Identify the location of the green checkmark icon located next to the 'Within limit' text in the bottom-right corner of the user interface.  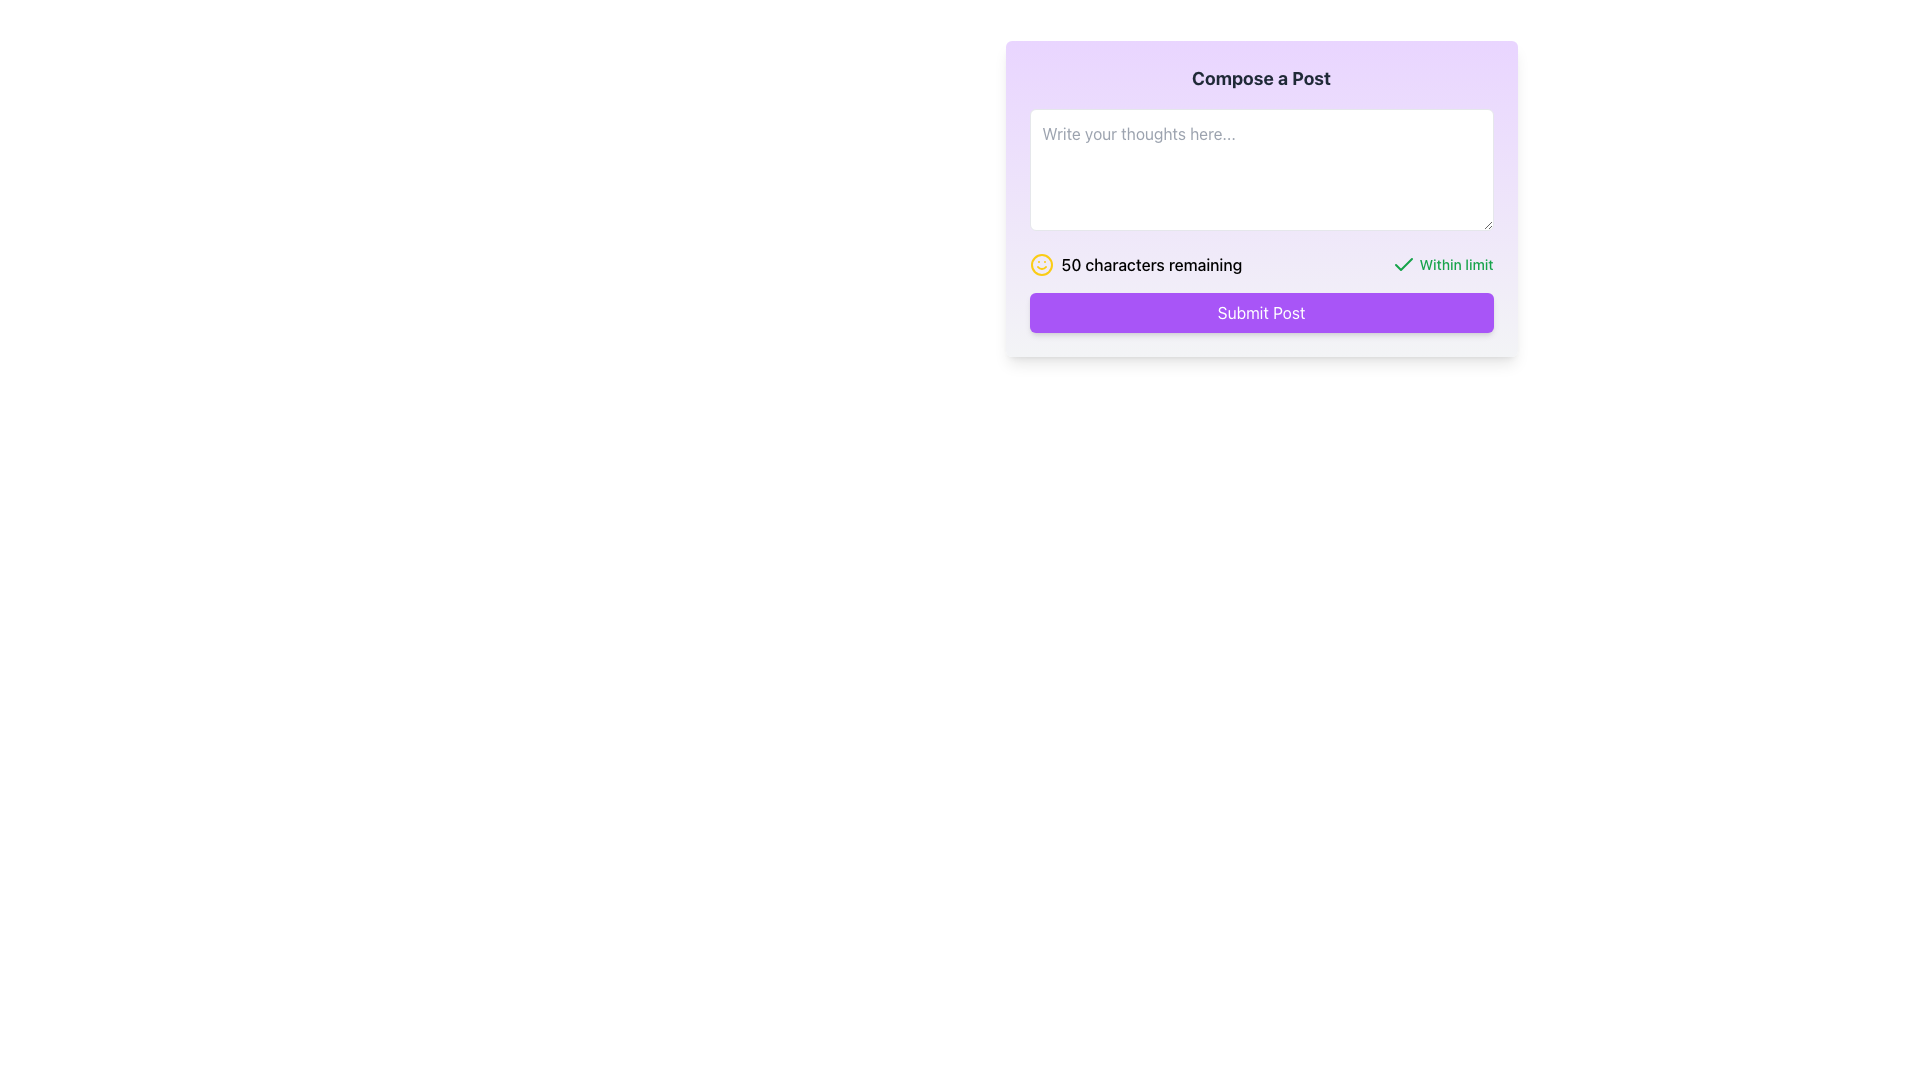
(1402, 264).